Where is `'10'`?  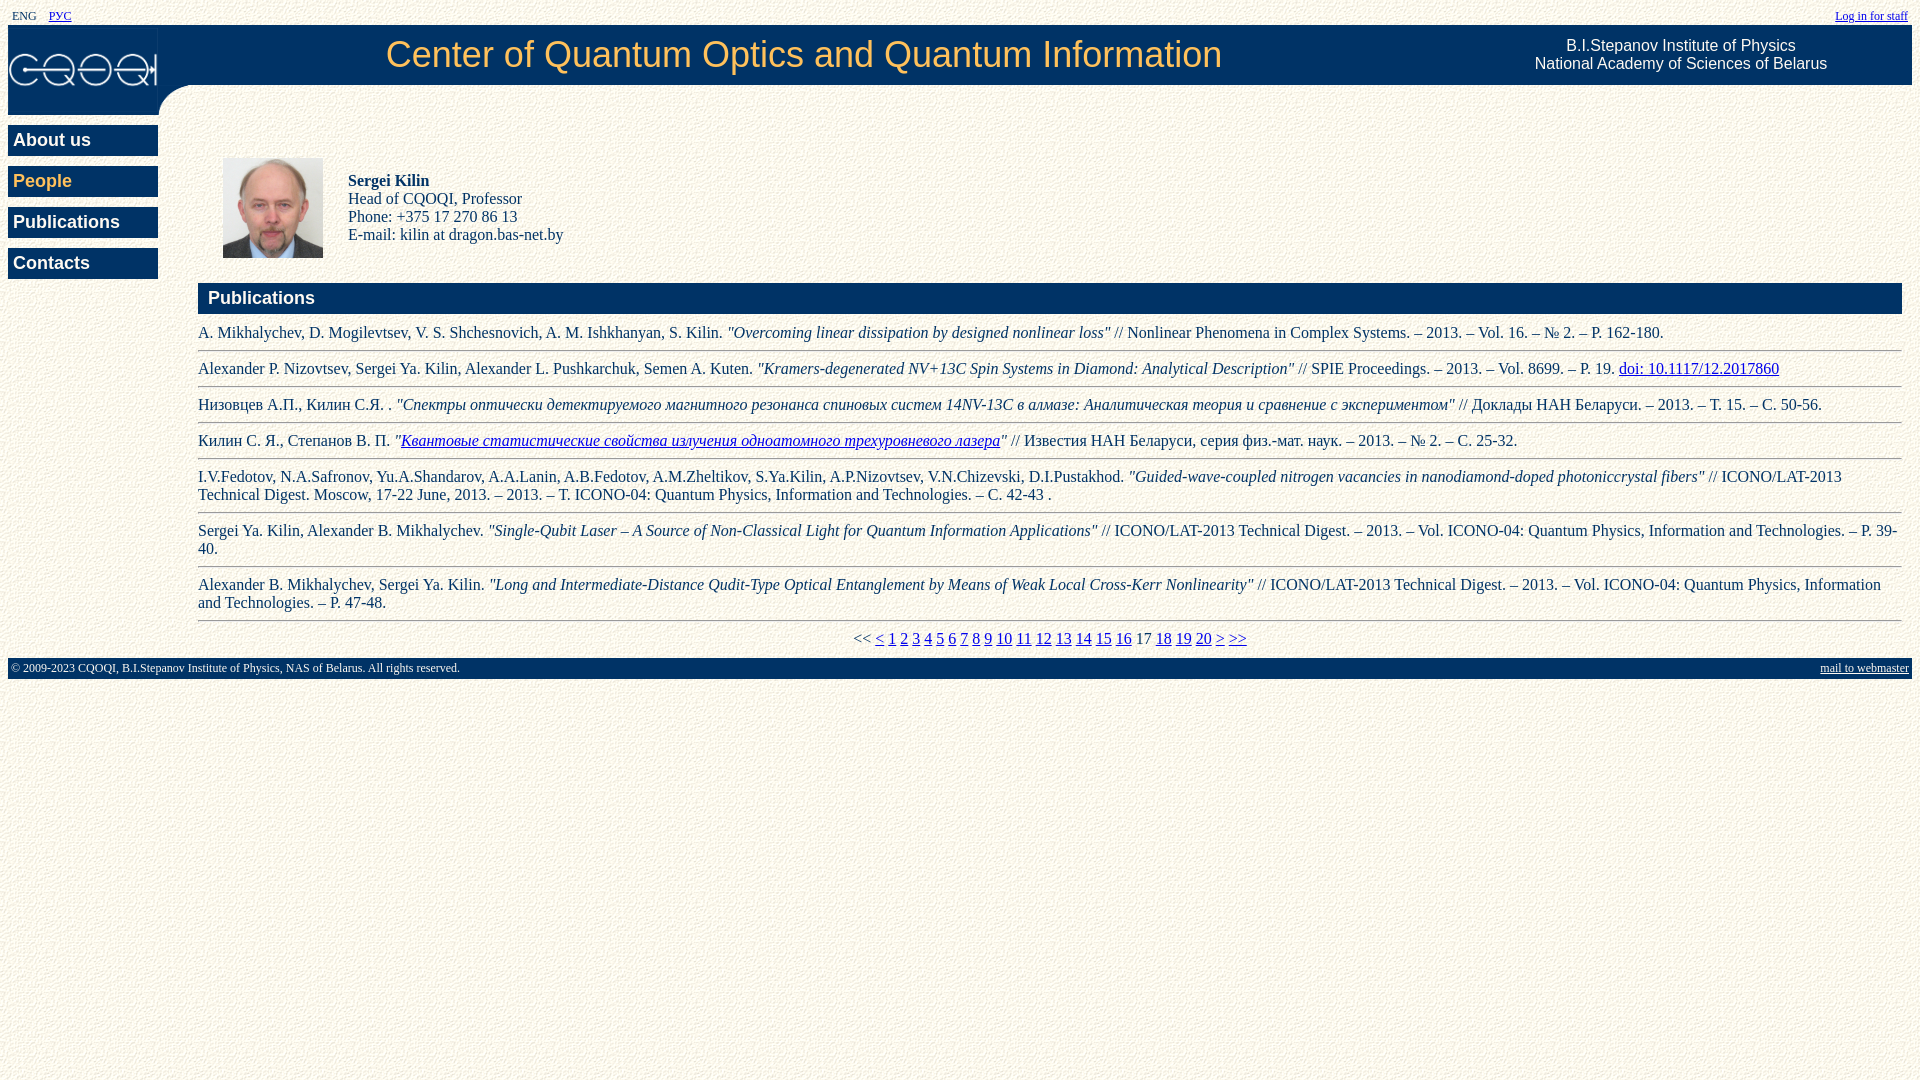
'10' is located at coordinates (996, 638).